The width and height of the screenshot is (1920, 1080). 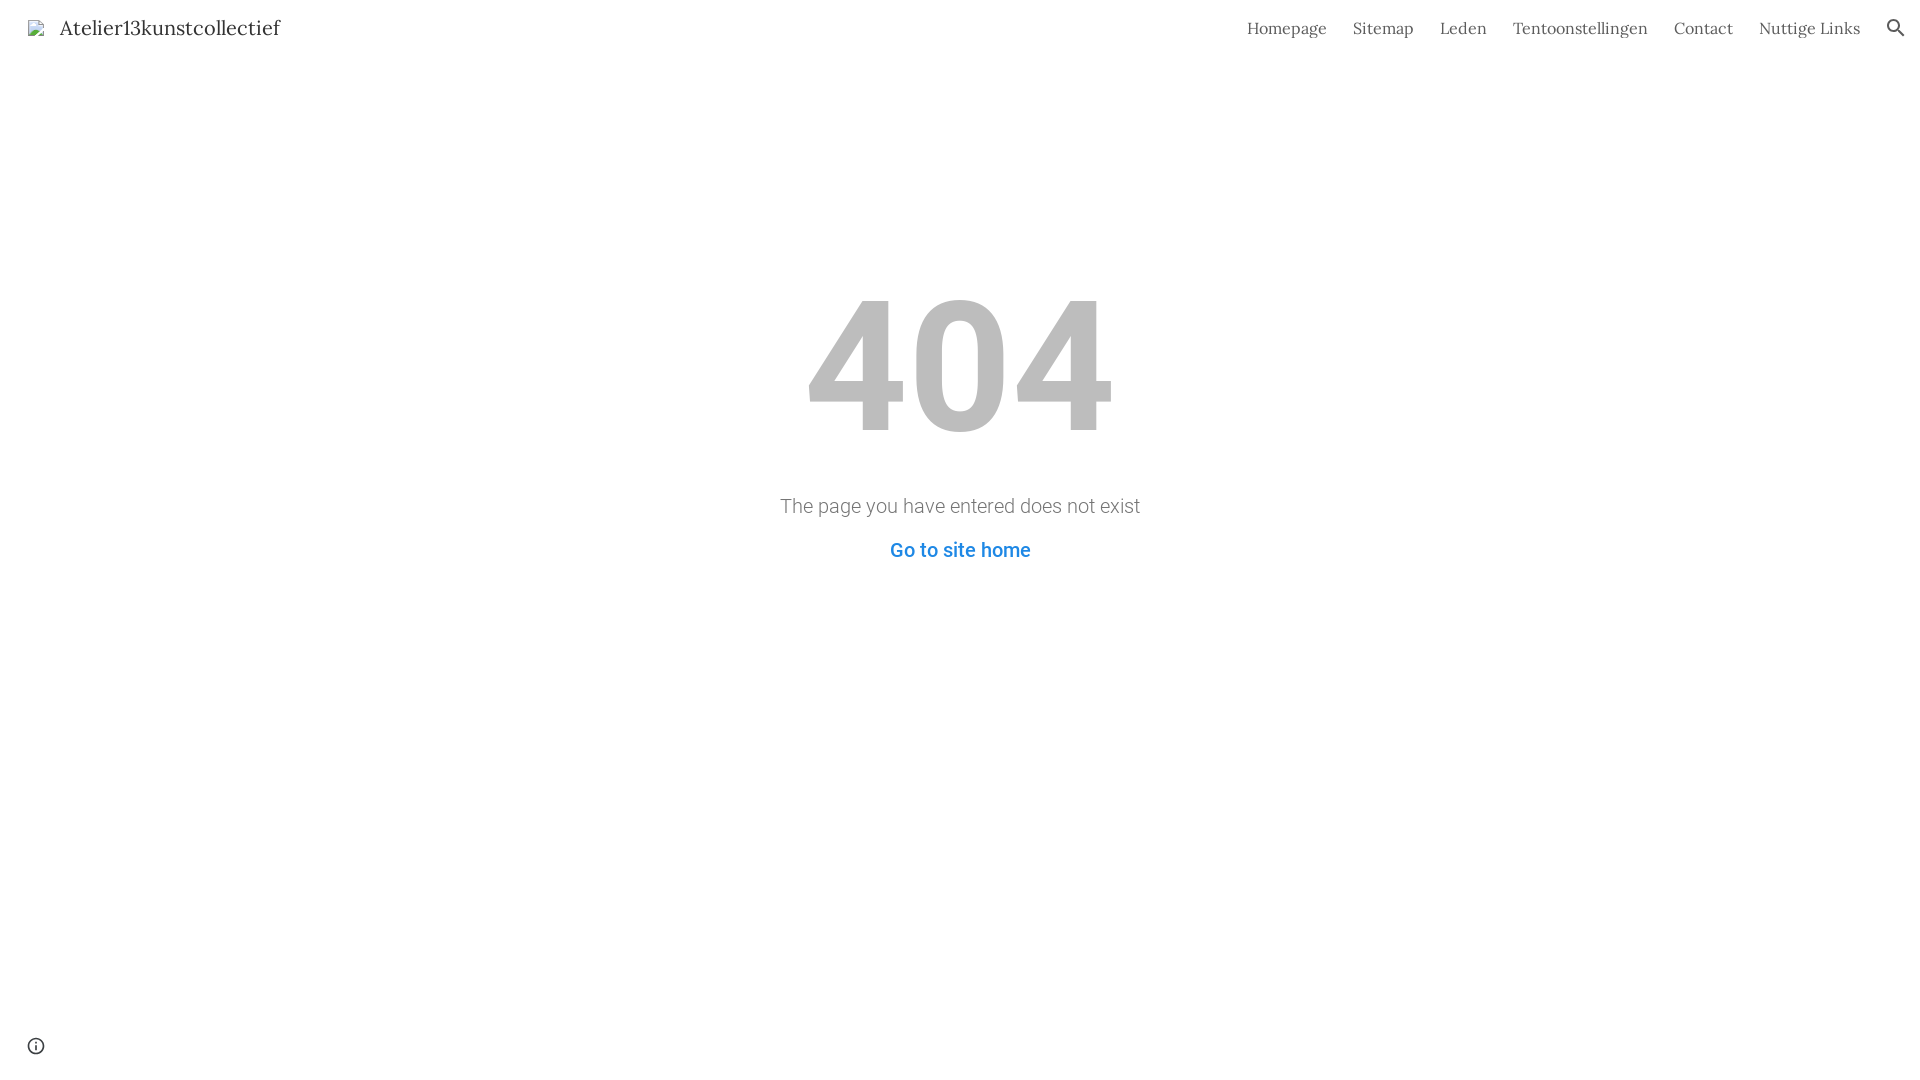 What do you see at coordinates (1702, 27) in the screenshot?
I see `'Contact'` at bounding box center [1702, 27].